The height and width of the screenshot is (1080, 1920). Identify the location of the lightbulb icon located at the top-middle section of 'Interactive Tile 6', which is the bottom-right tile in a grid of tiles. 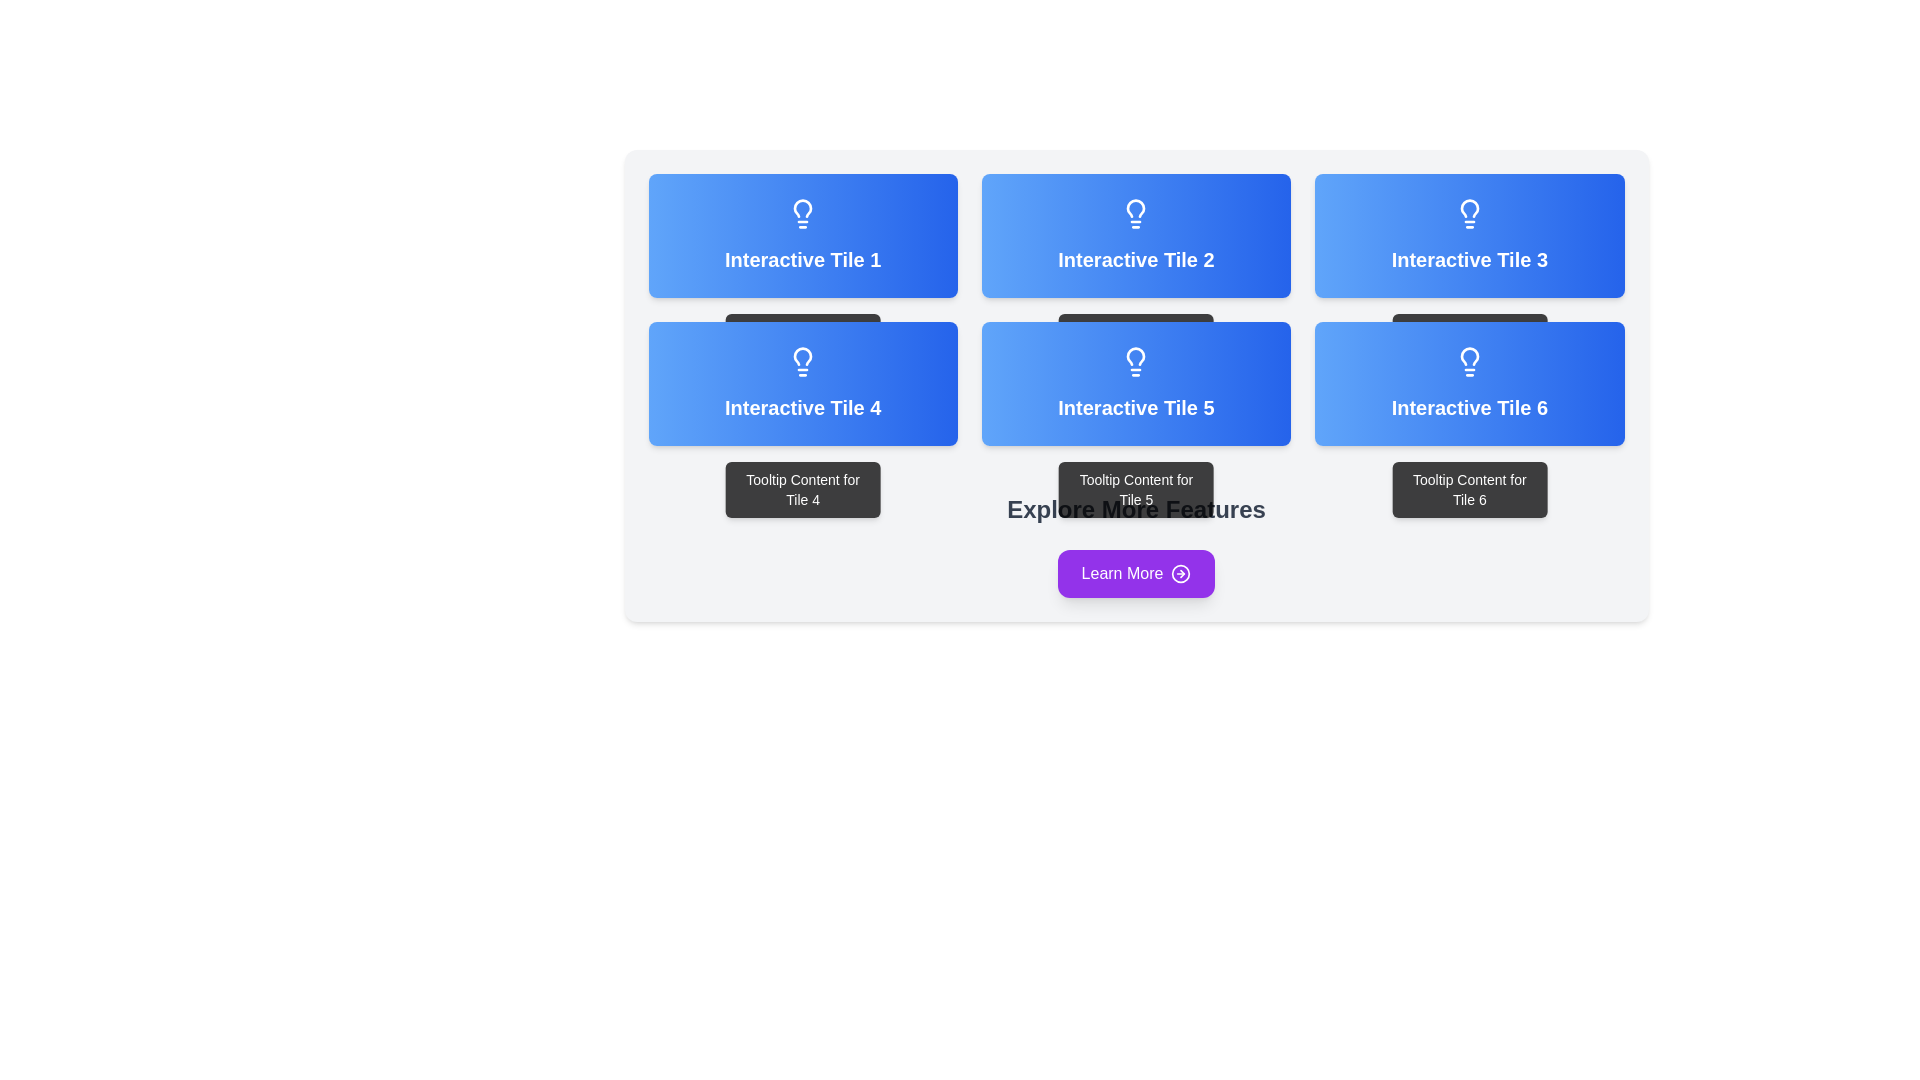
(1469, 362).